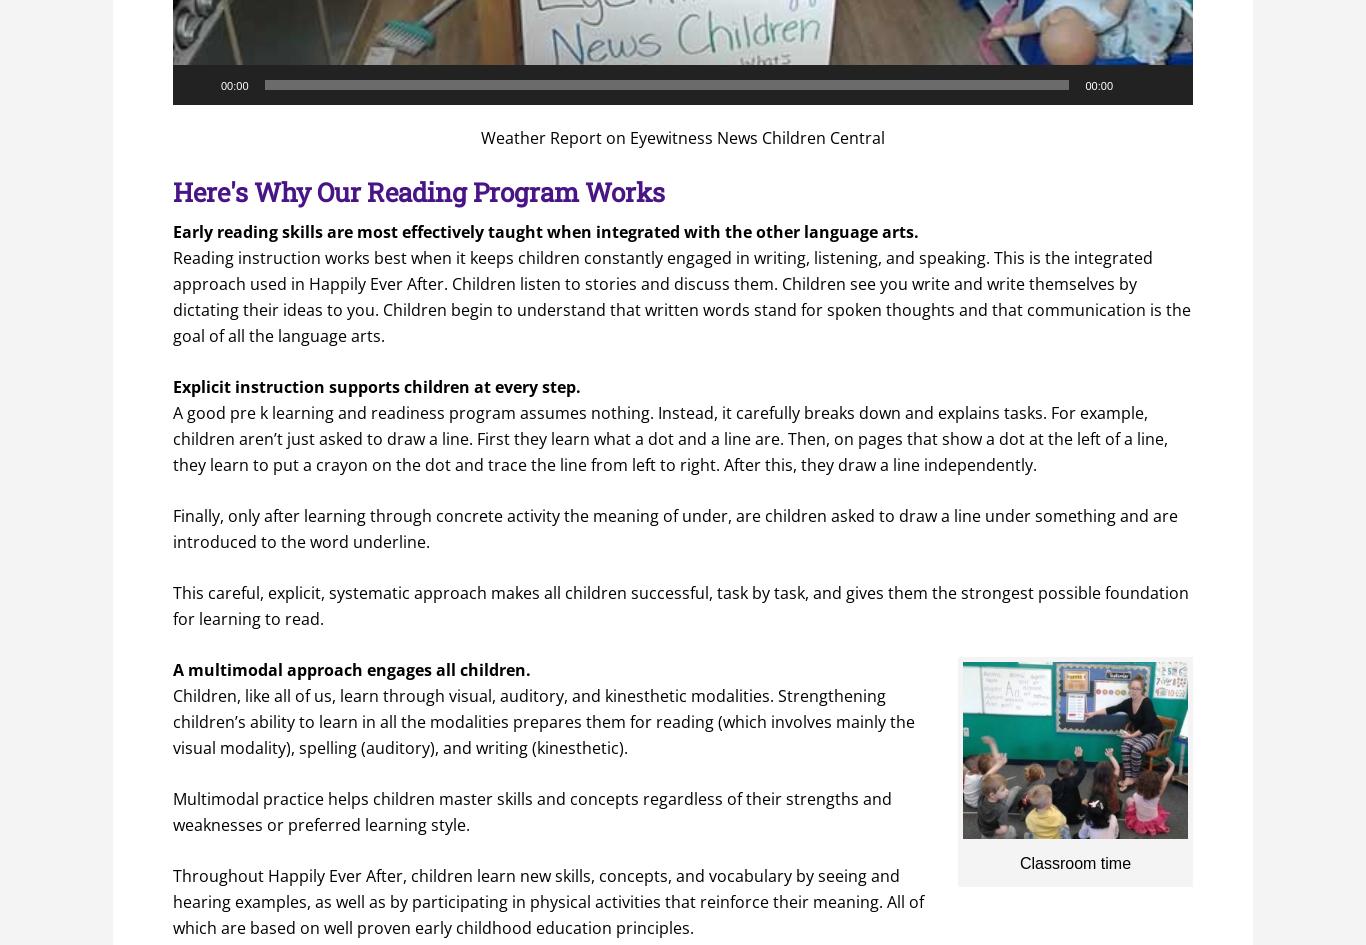  What do you see at coordinates (545, 229) in the screenshot?
I see `'Early reading skills are most effectively taught when integrated with the other language arts.'` at bounding box center [545, 229].